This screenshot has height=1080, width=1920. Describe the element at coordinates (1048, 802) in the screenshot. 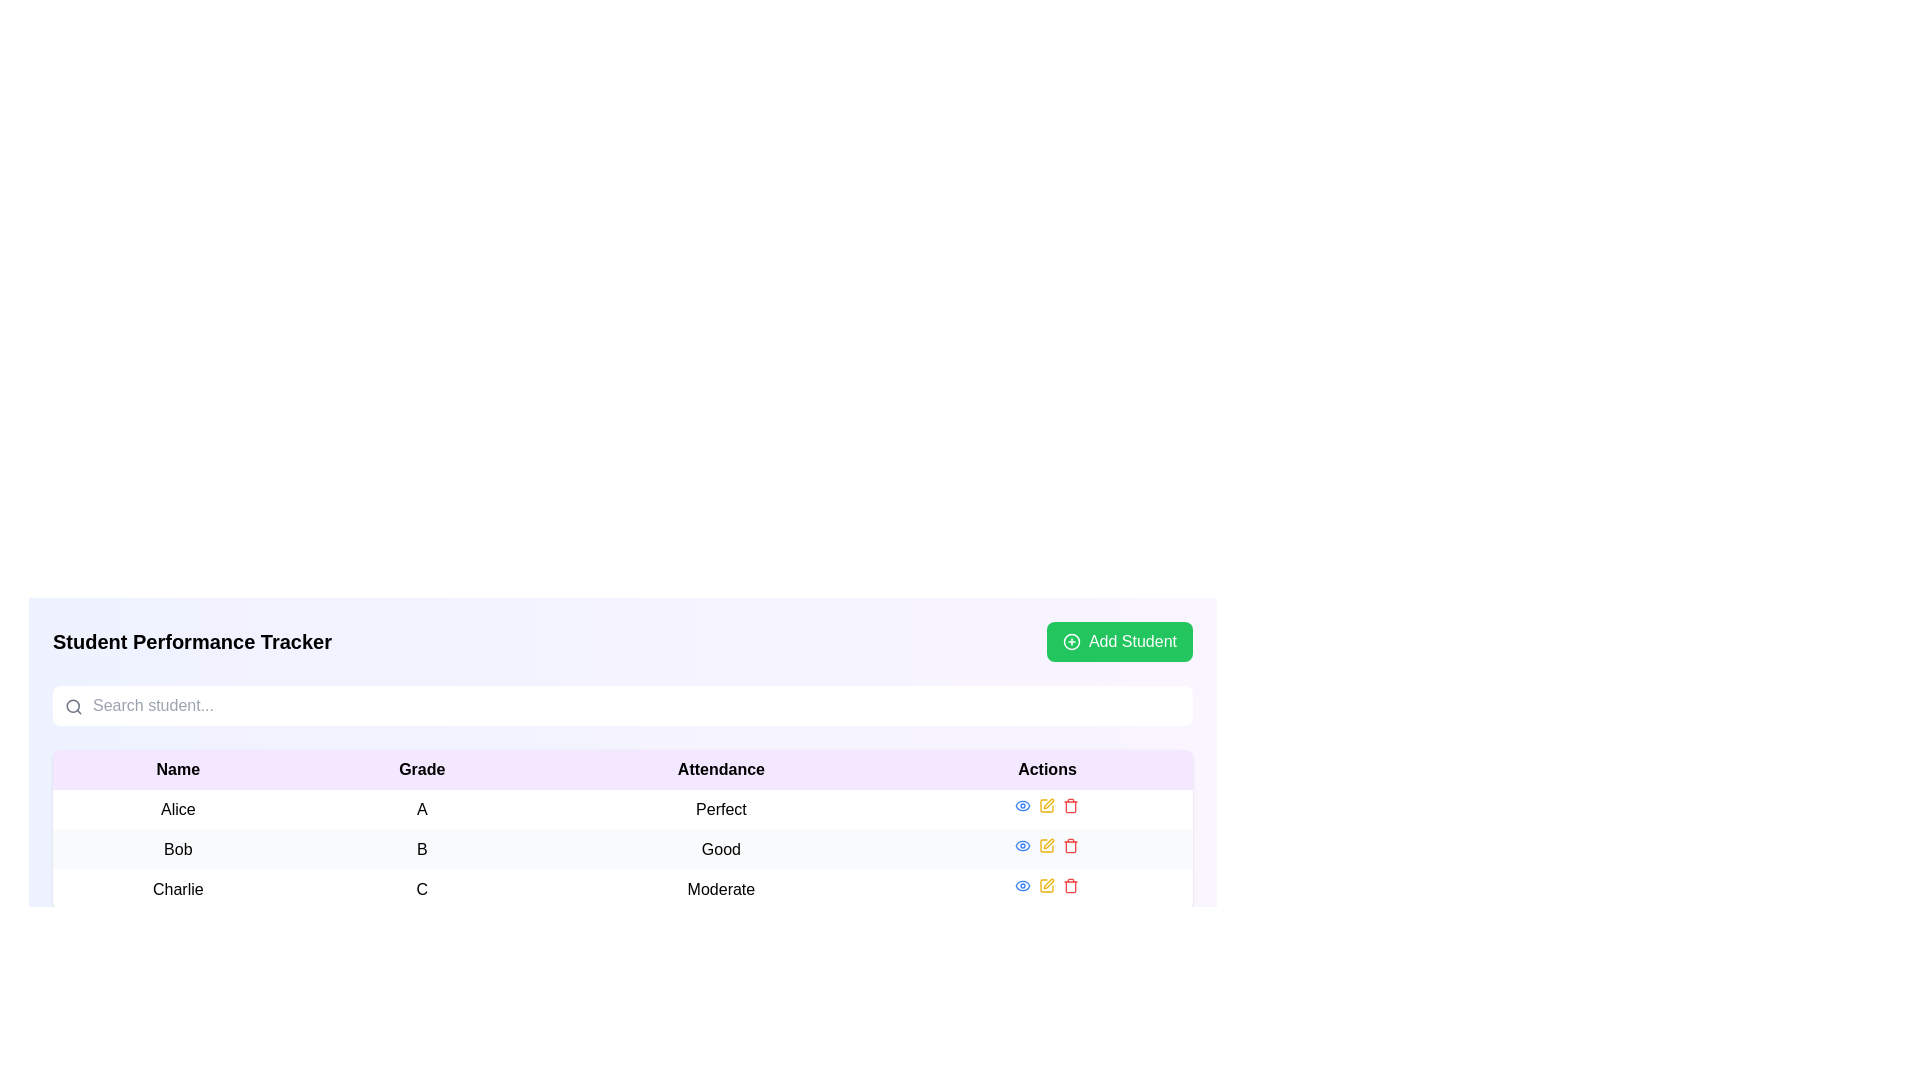

I see `the pen or edit icon located in the 'Actions' column of the table for the student named 'Alice', which is the second icon in the row, positioned between the view and delete icons` at that location.